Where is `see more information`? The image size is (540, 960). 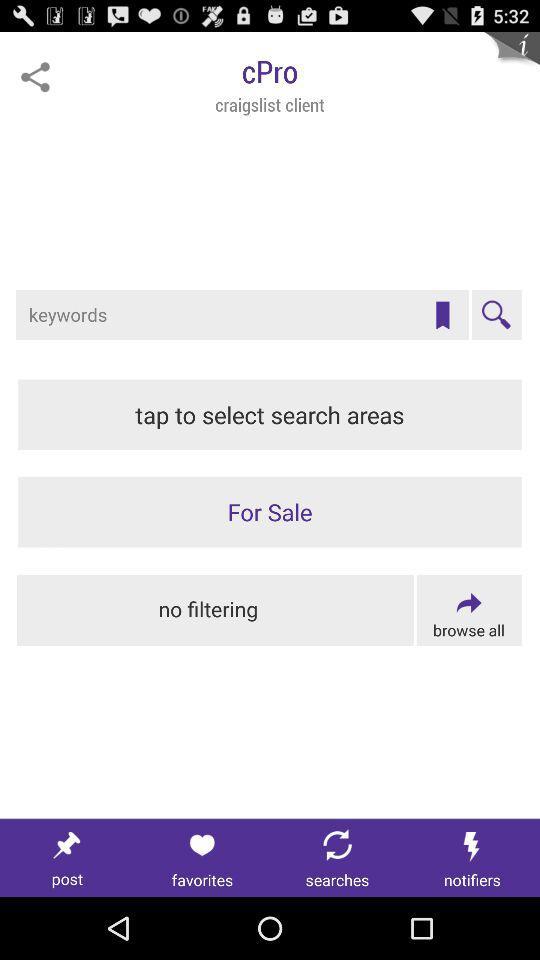
see more information is located at coordinates (511, 58).